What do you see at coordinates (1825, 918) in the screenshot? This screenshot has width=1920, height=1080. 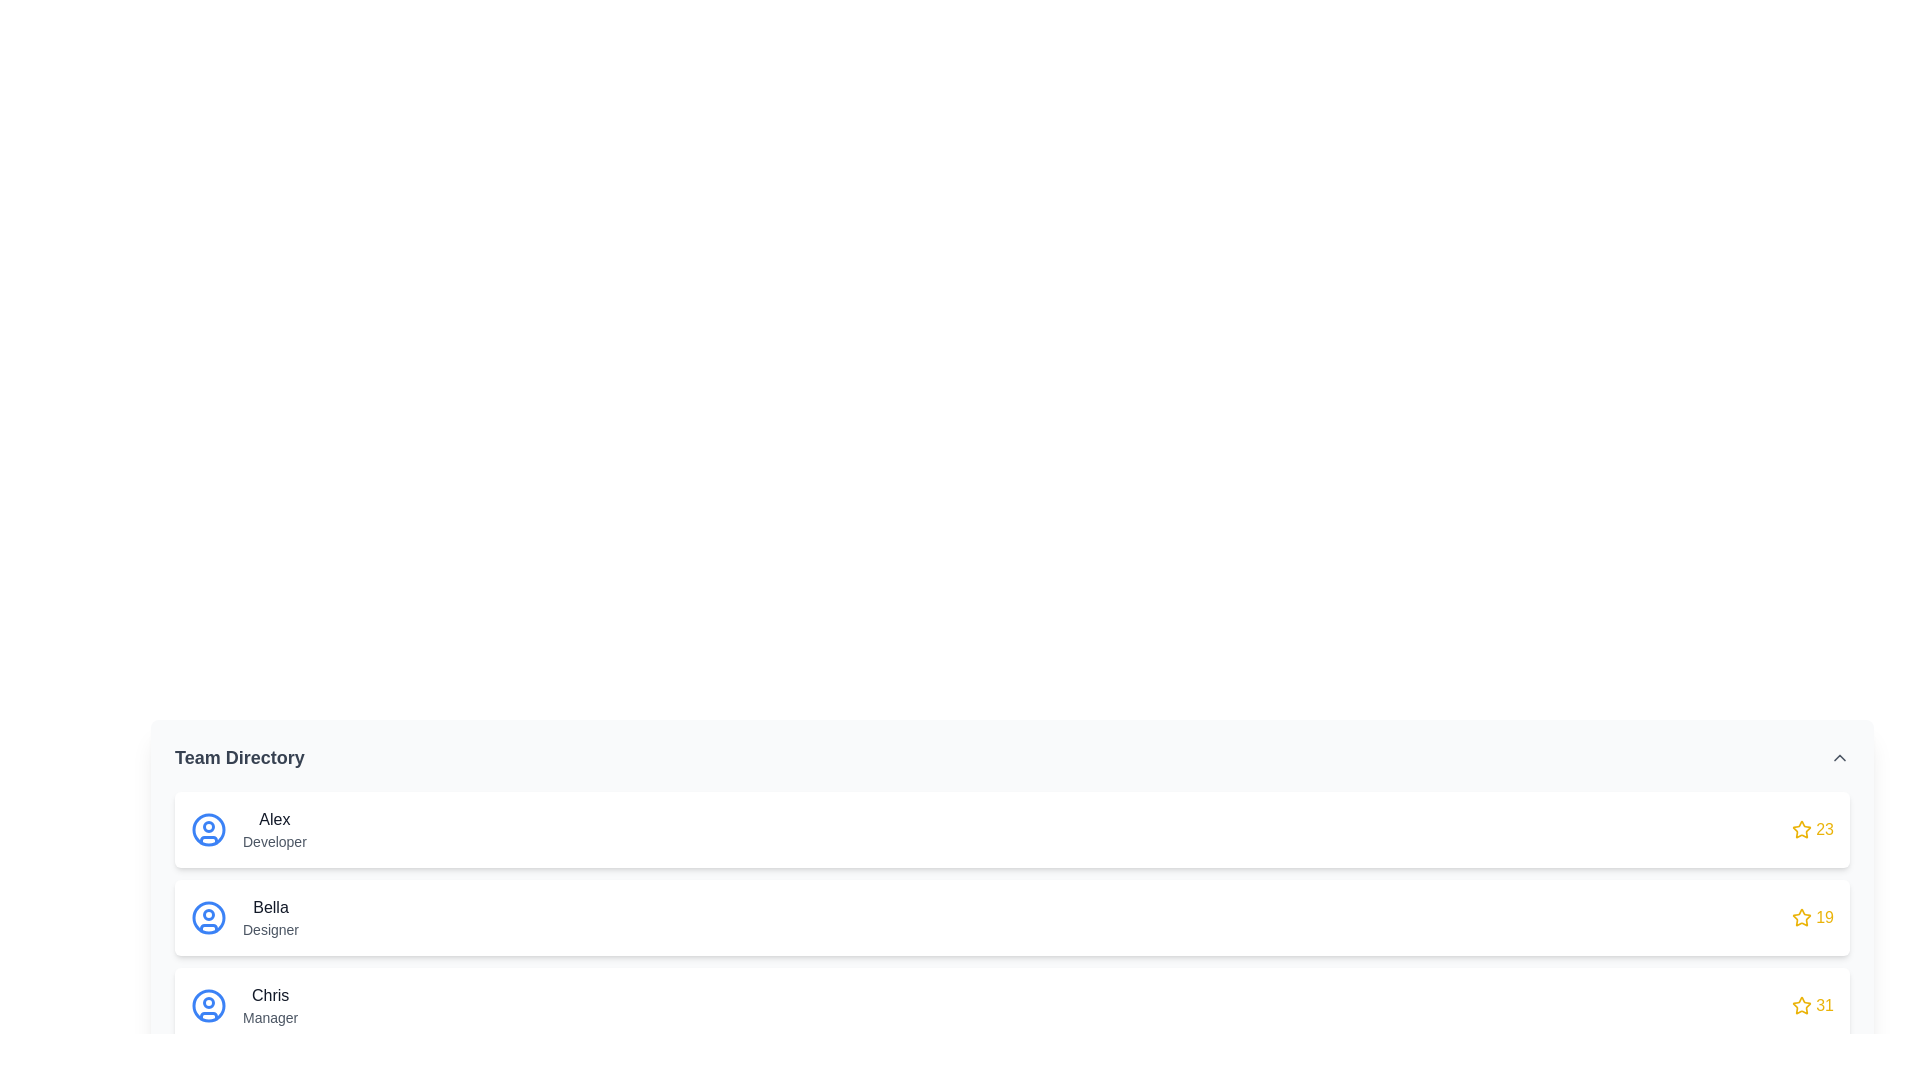 I see `the numeric display shown in bold yellow font, positioned to the right of the star icon, which is part of the list item identified by 'Bella'` at bounding box center [1825, 918].